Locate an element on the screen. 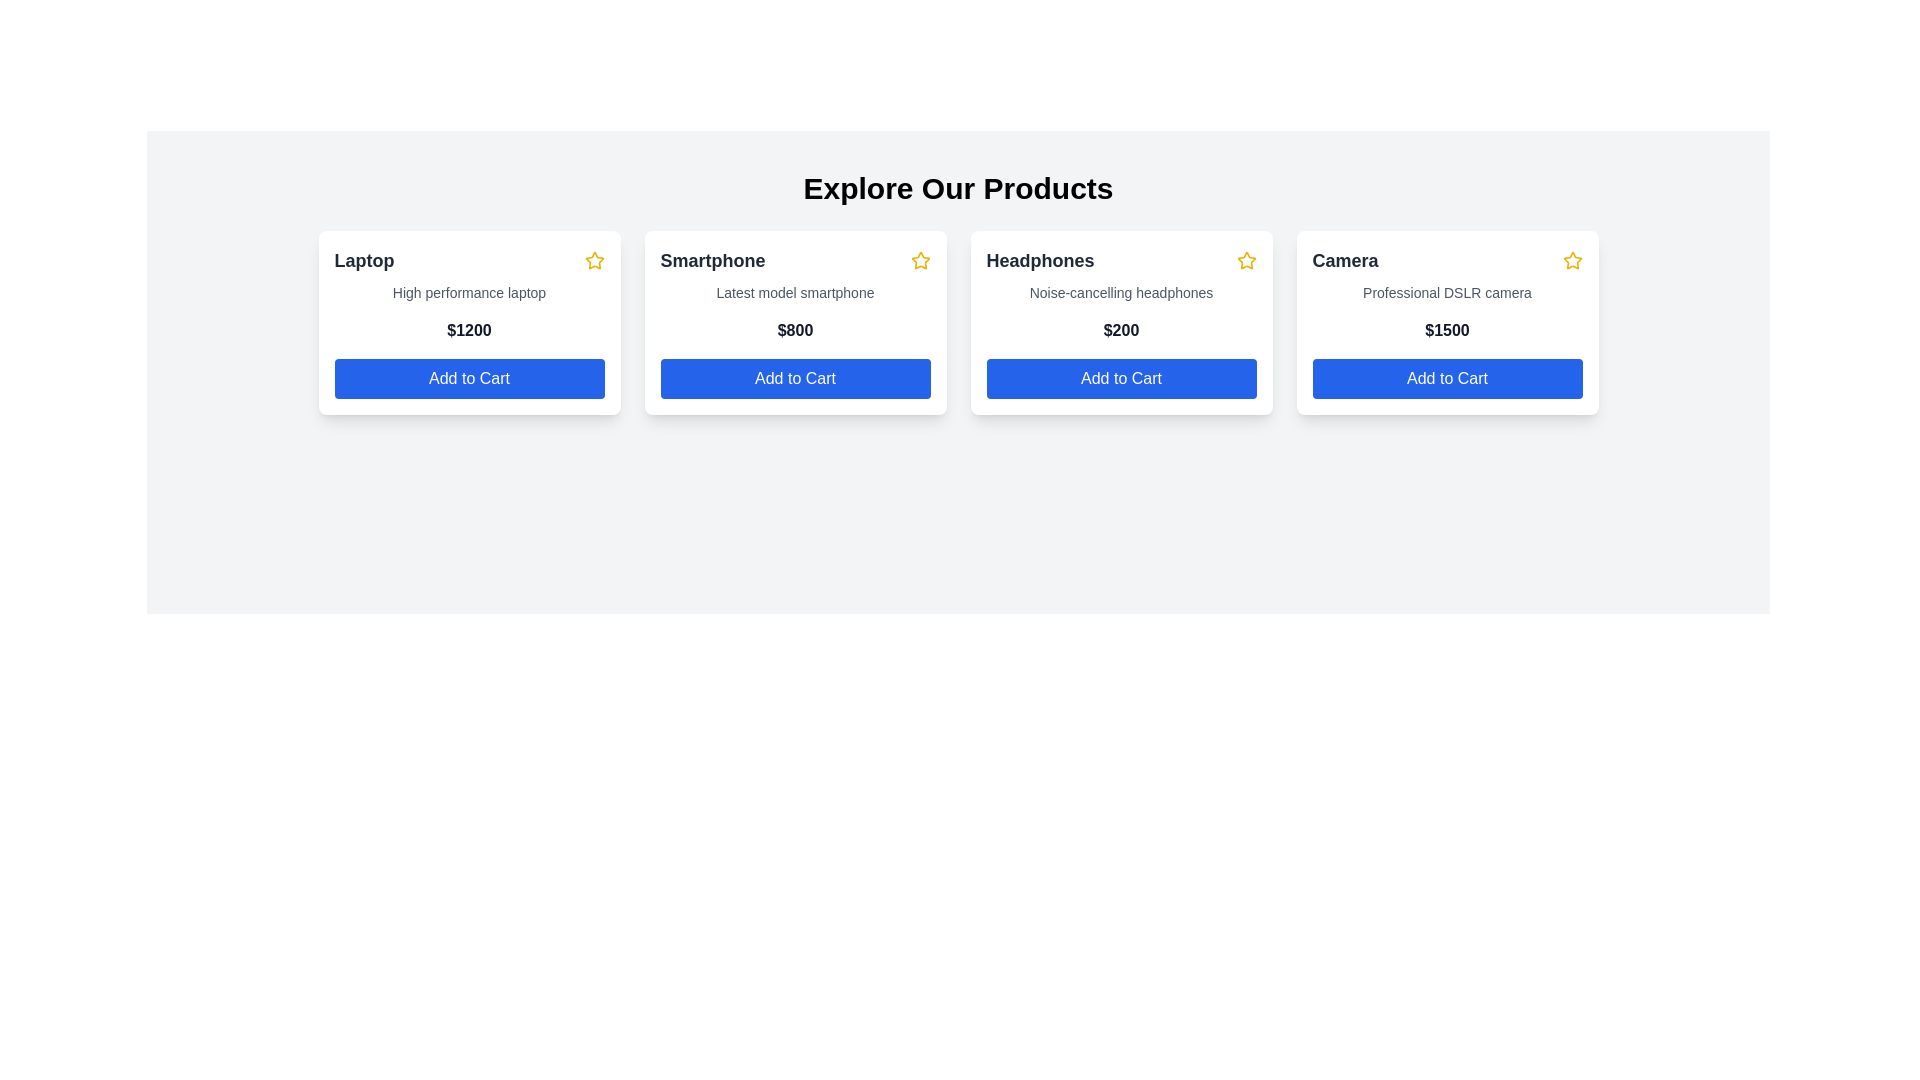 This screenshot has width=1920, height=1080. the 'Add to Cart' button located at the bottom of the camera product card to observe the hover effect is located at coordinates (1447, 378).